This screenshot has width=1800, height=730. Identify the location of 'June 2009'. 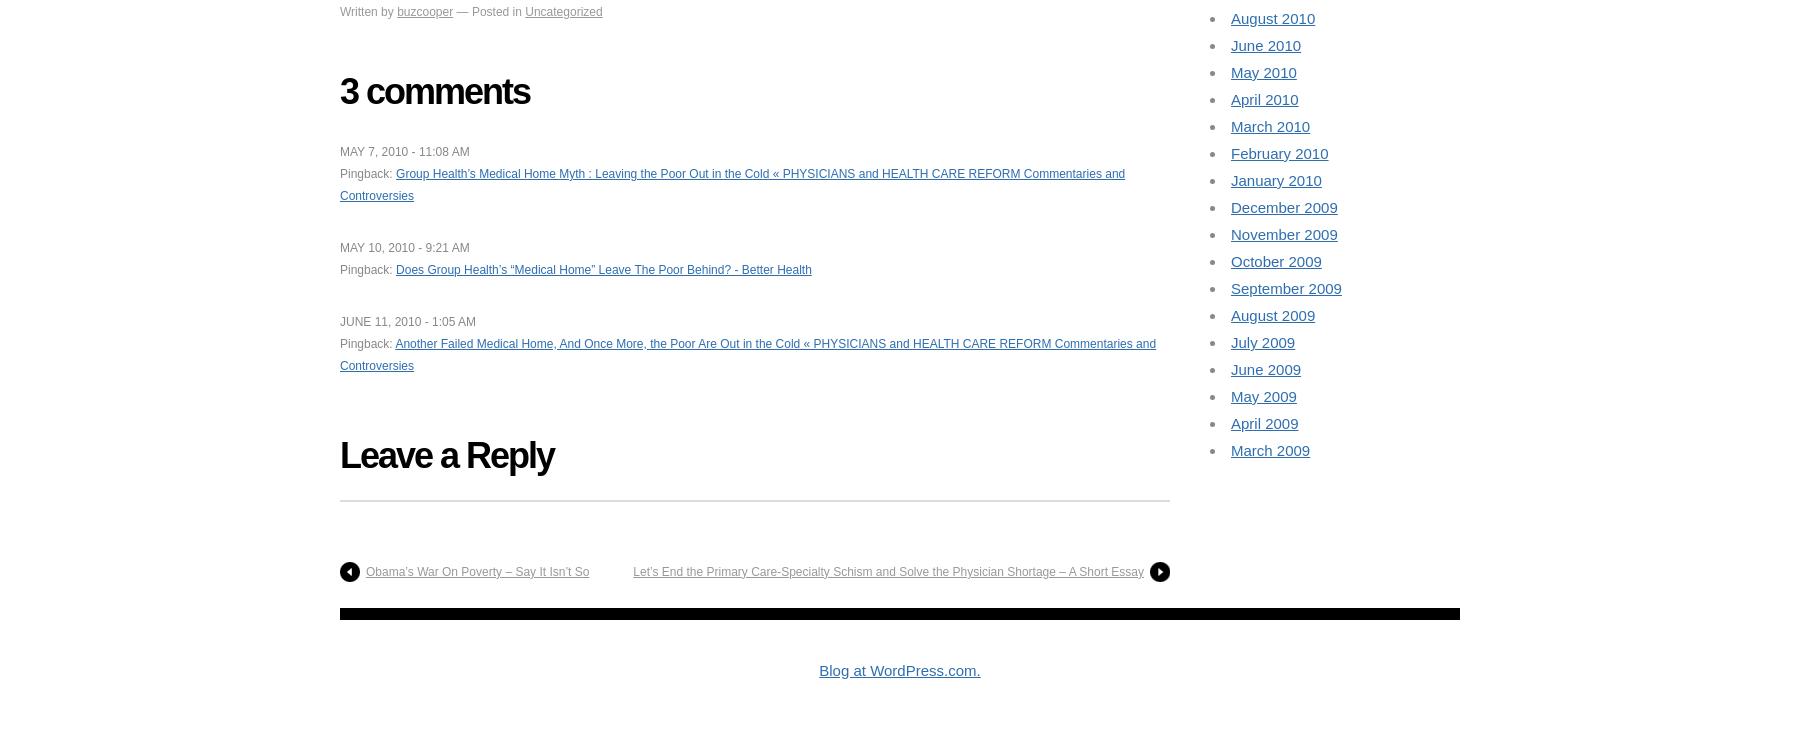
(1265, 368).